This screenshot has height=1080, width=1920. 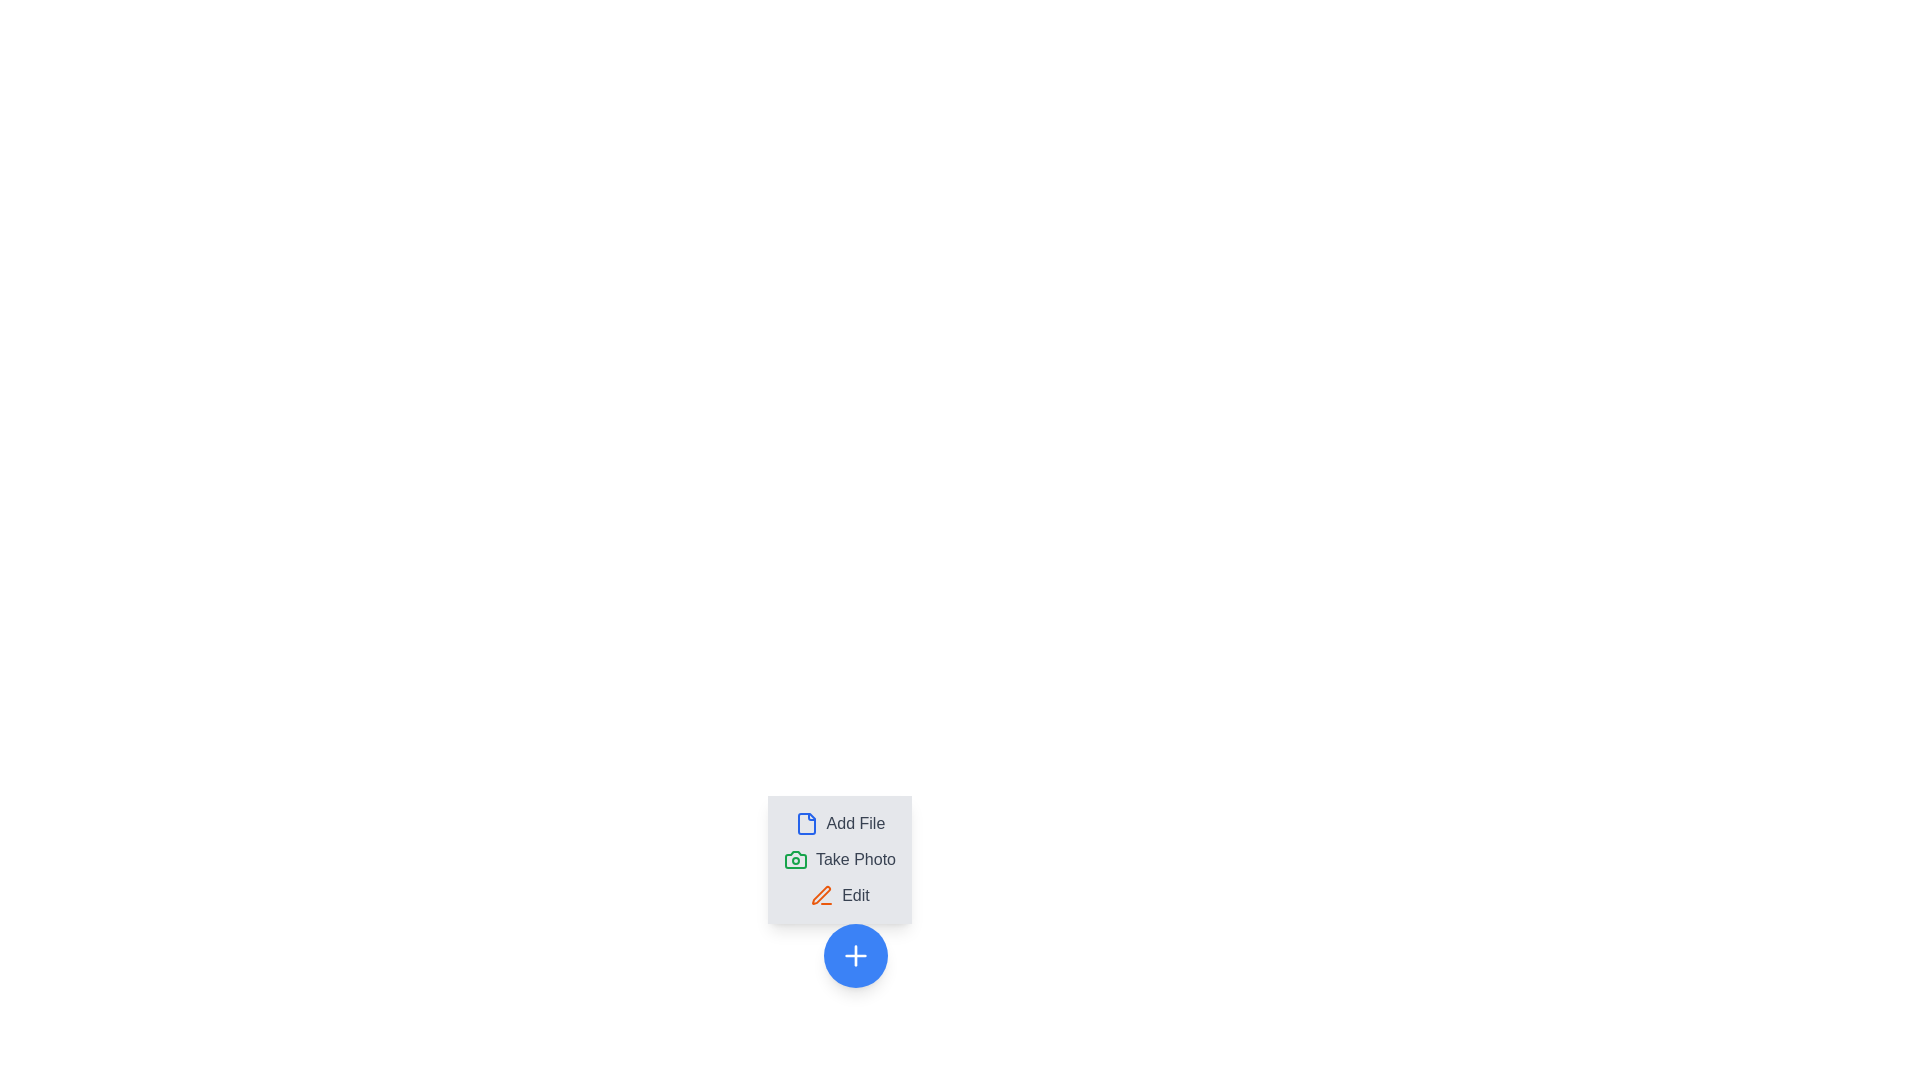 I want to click on the button located at the bottom right corner of the interactive toolbar, beneath the 'Edit' option, to initiate the creation of a new item or action, so click(x=855, y=955).